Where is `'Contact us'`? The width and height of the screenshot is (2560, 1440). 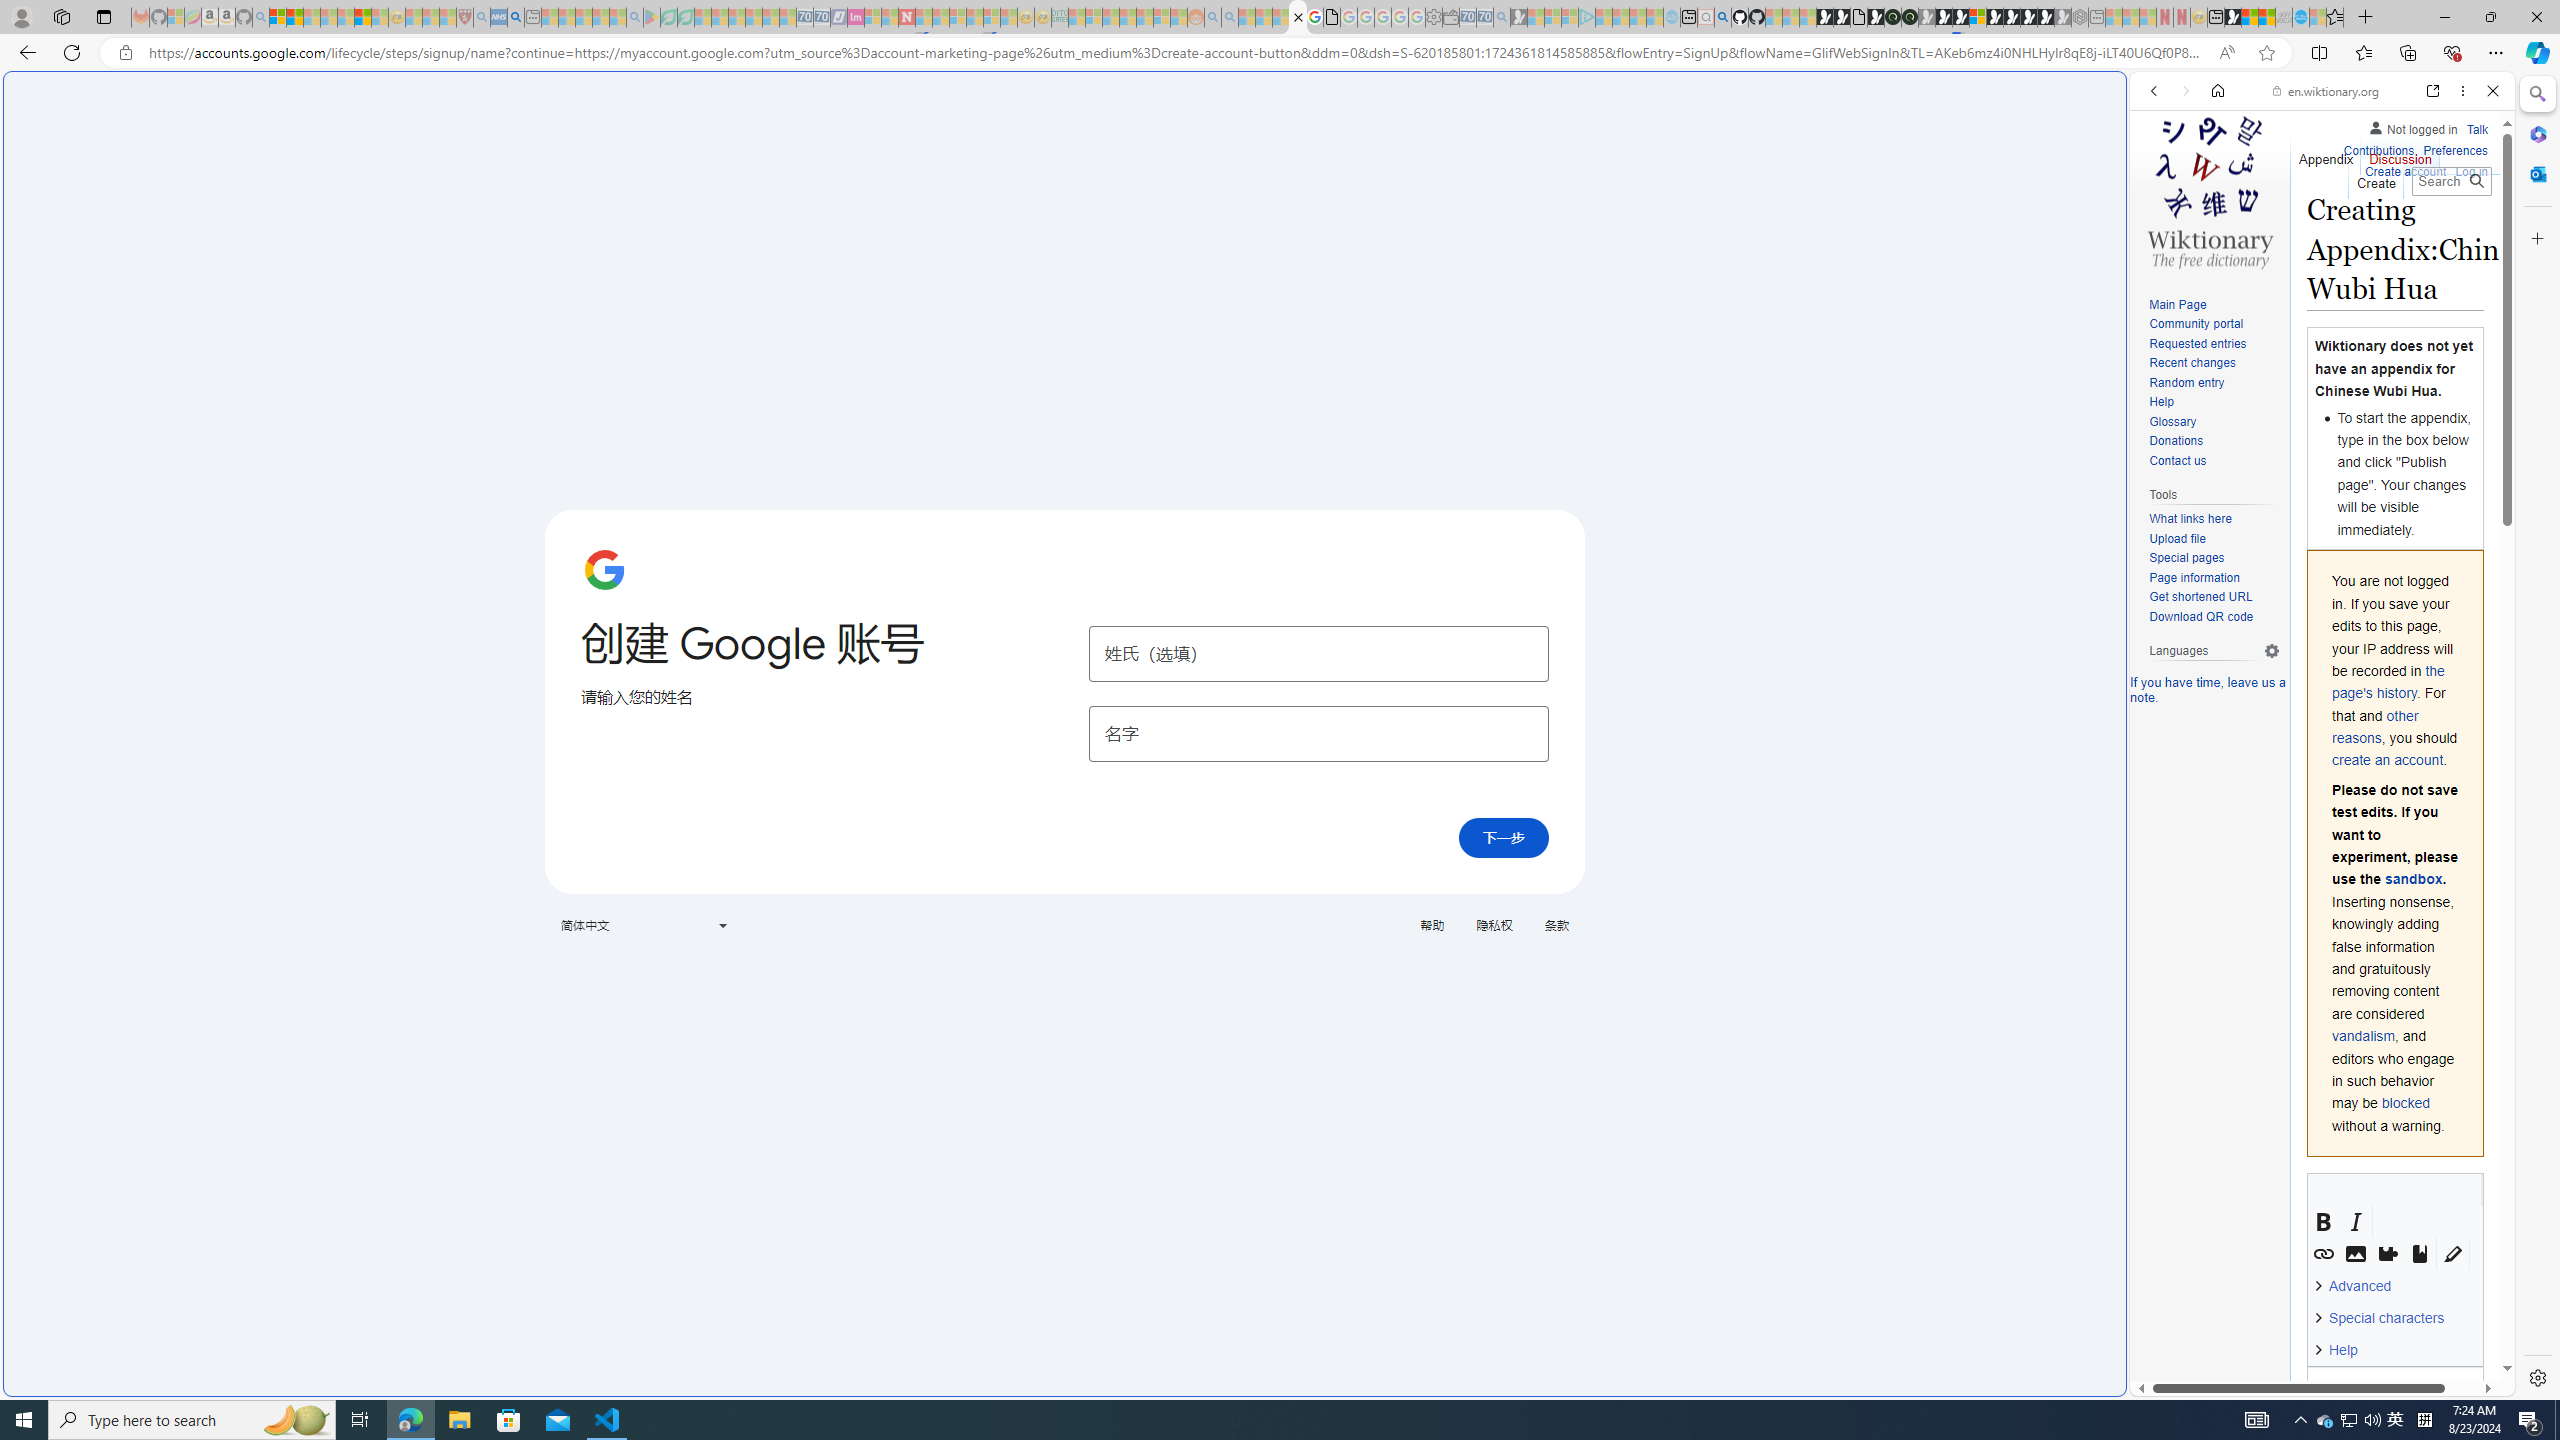
'Contact us' is located at coordinates (2213, 460).